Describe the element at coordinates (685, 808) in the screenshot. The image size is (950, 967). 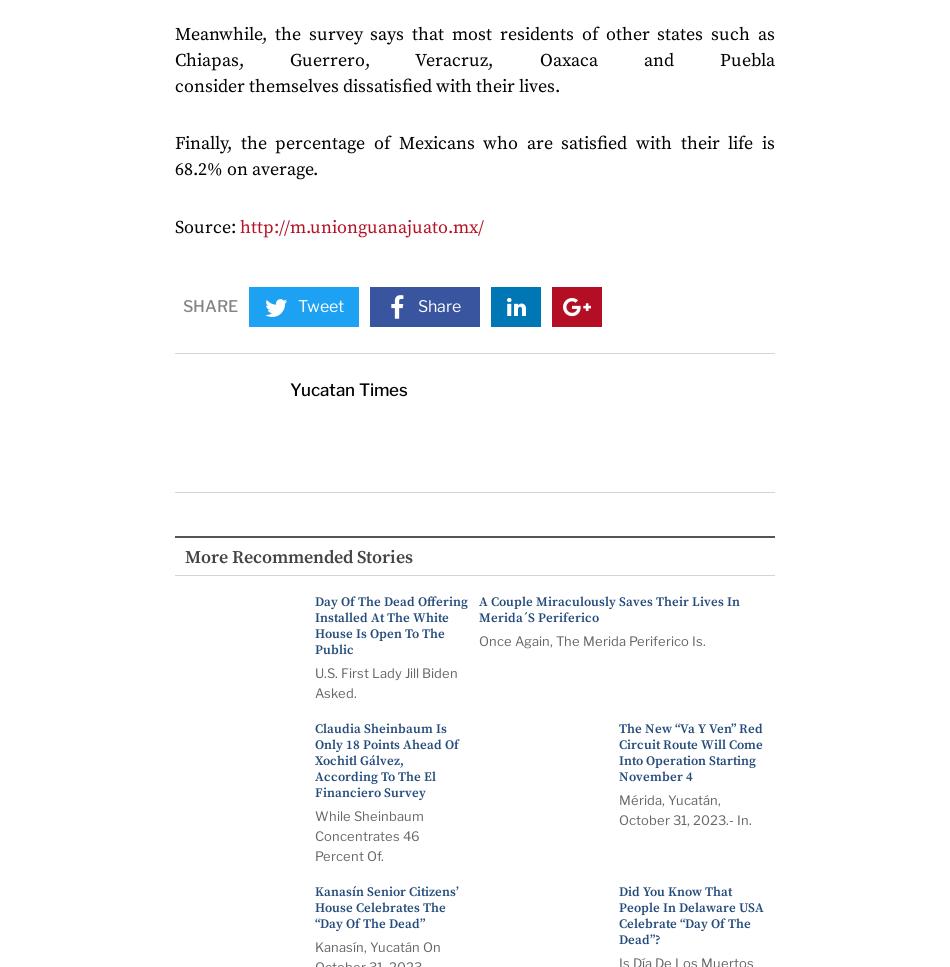
I see `'Mérida, Yucatán, October 31, 2023.- In.'` at that location.